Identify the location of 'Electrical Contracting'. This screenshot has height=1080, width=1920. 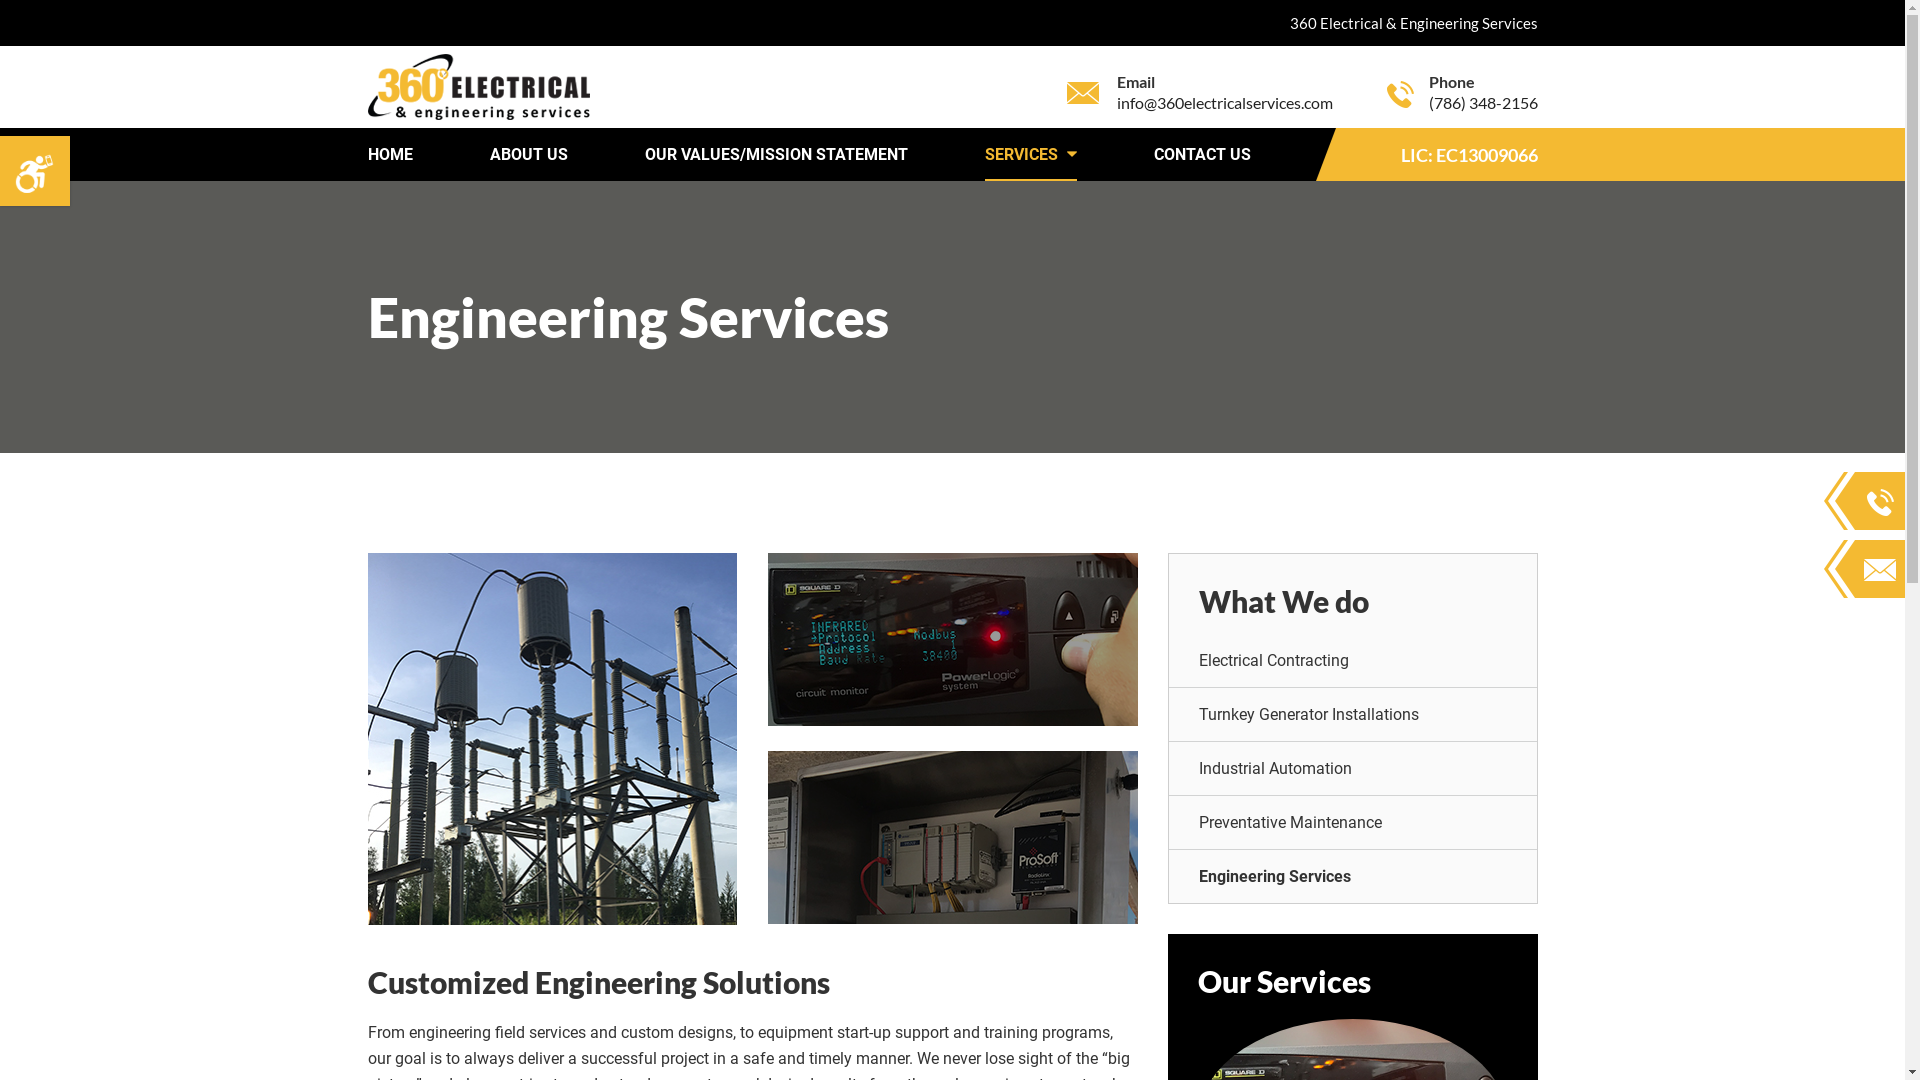
(1352, 660).